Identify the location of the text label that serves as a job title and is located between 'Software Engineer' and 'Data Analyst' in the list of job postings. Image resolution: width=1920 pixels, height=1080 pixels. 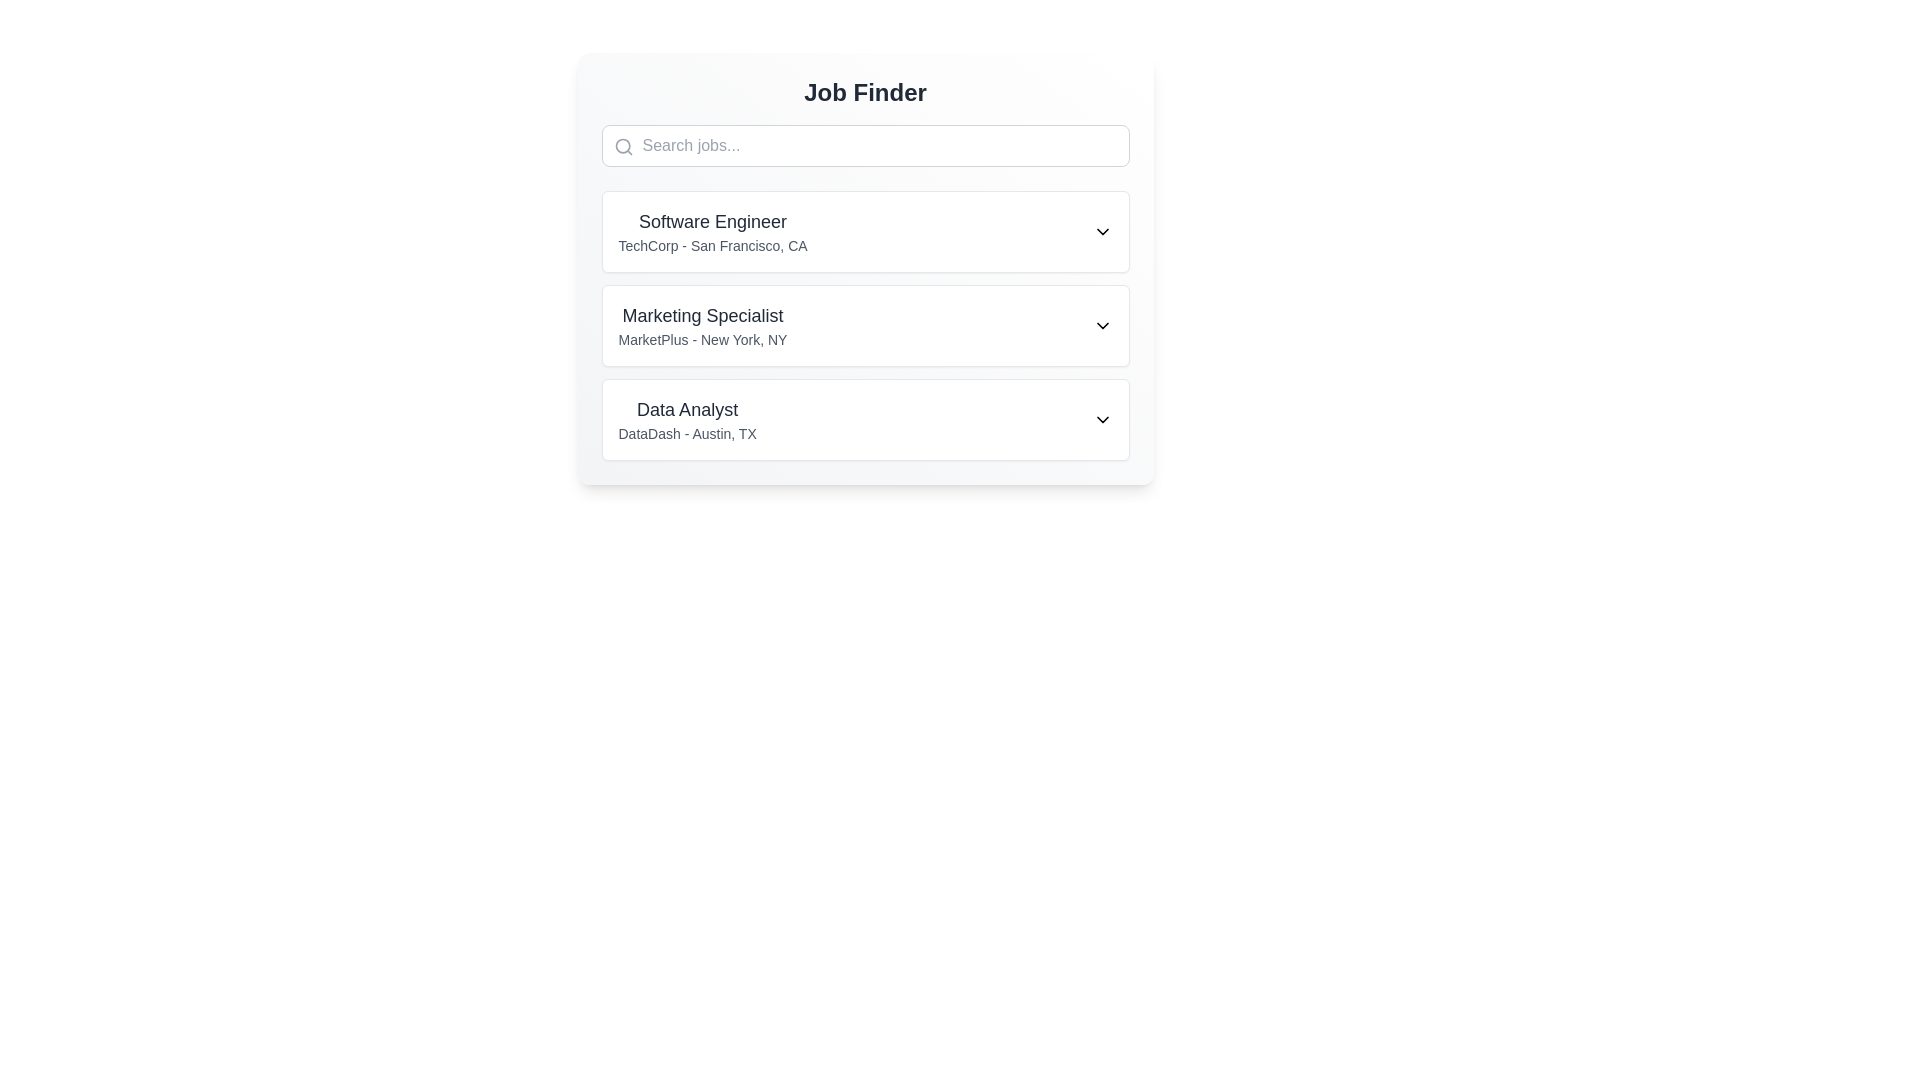
(702, 325).